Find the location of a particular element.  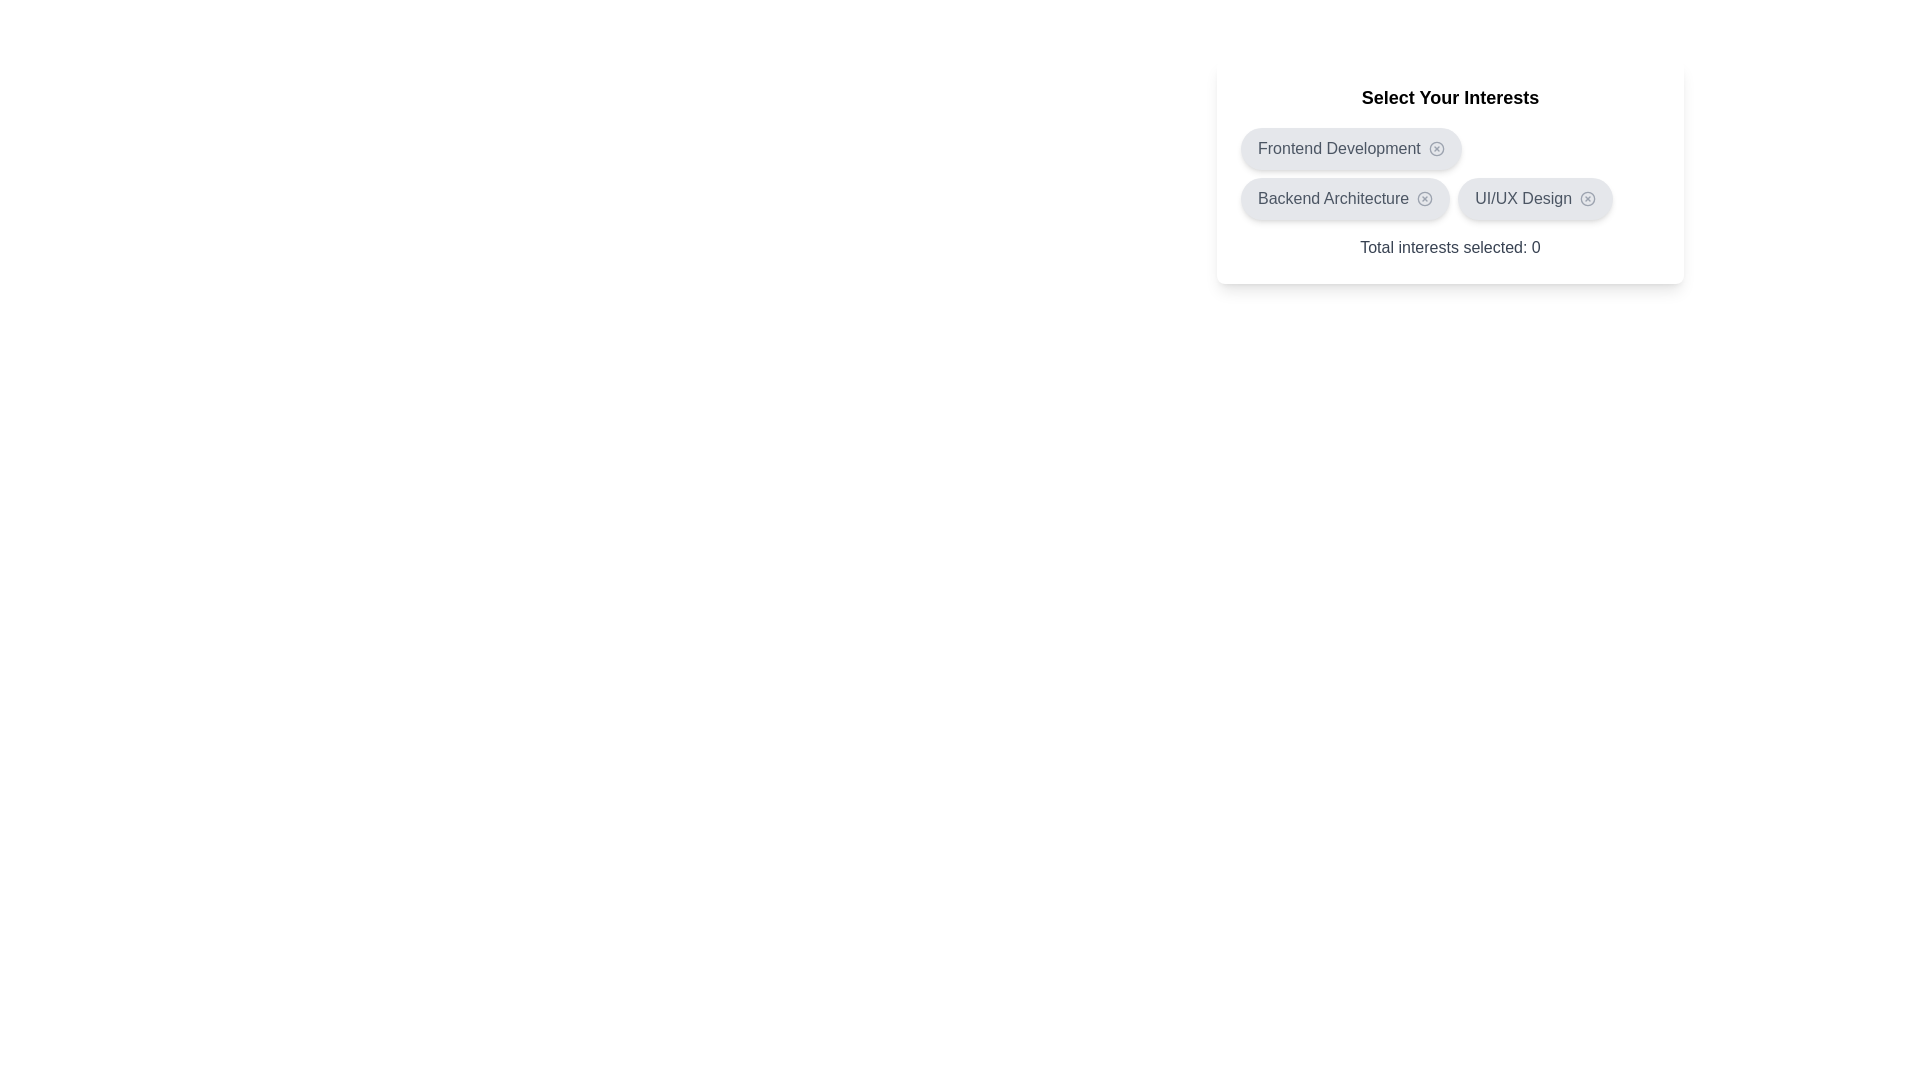

the interactive button or icon associated with the 'UI/UX Design' tag to deselect or remove the tag from the selection is located at coordinates (1587, 199).